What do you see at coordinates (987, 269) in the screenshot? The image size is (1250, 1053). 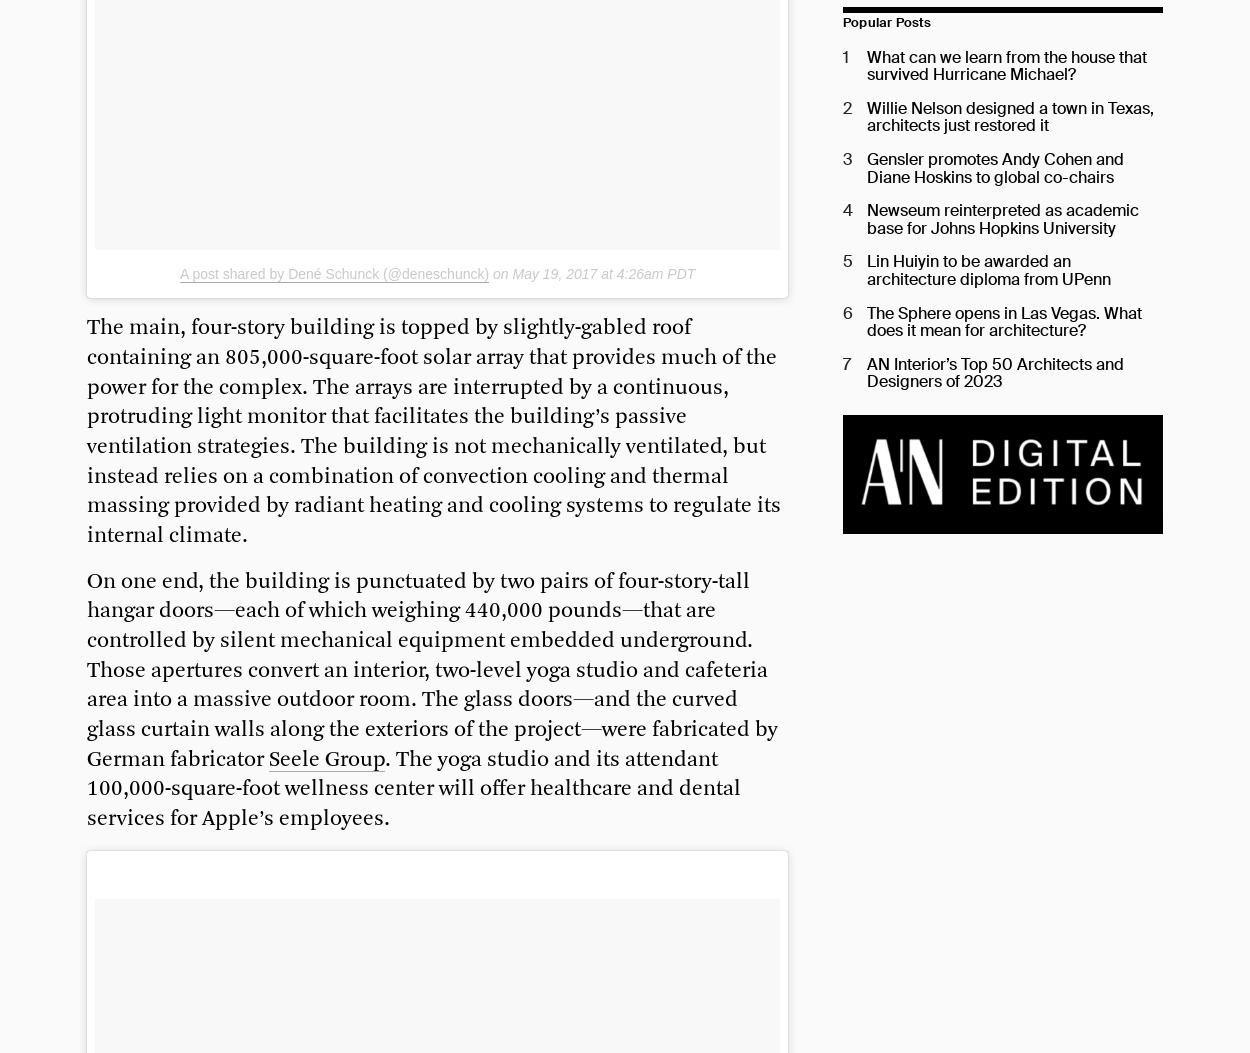 I see `'Lin Huiyin to be awarded an architecture diploma from UPenn'` at bounding box center [987, 269].